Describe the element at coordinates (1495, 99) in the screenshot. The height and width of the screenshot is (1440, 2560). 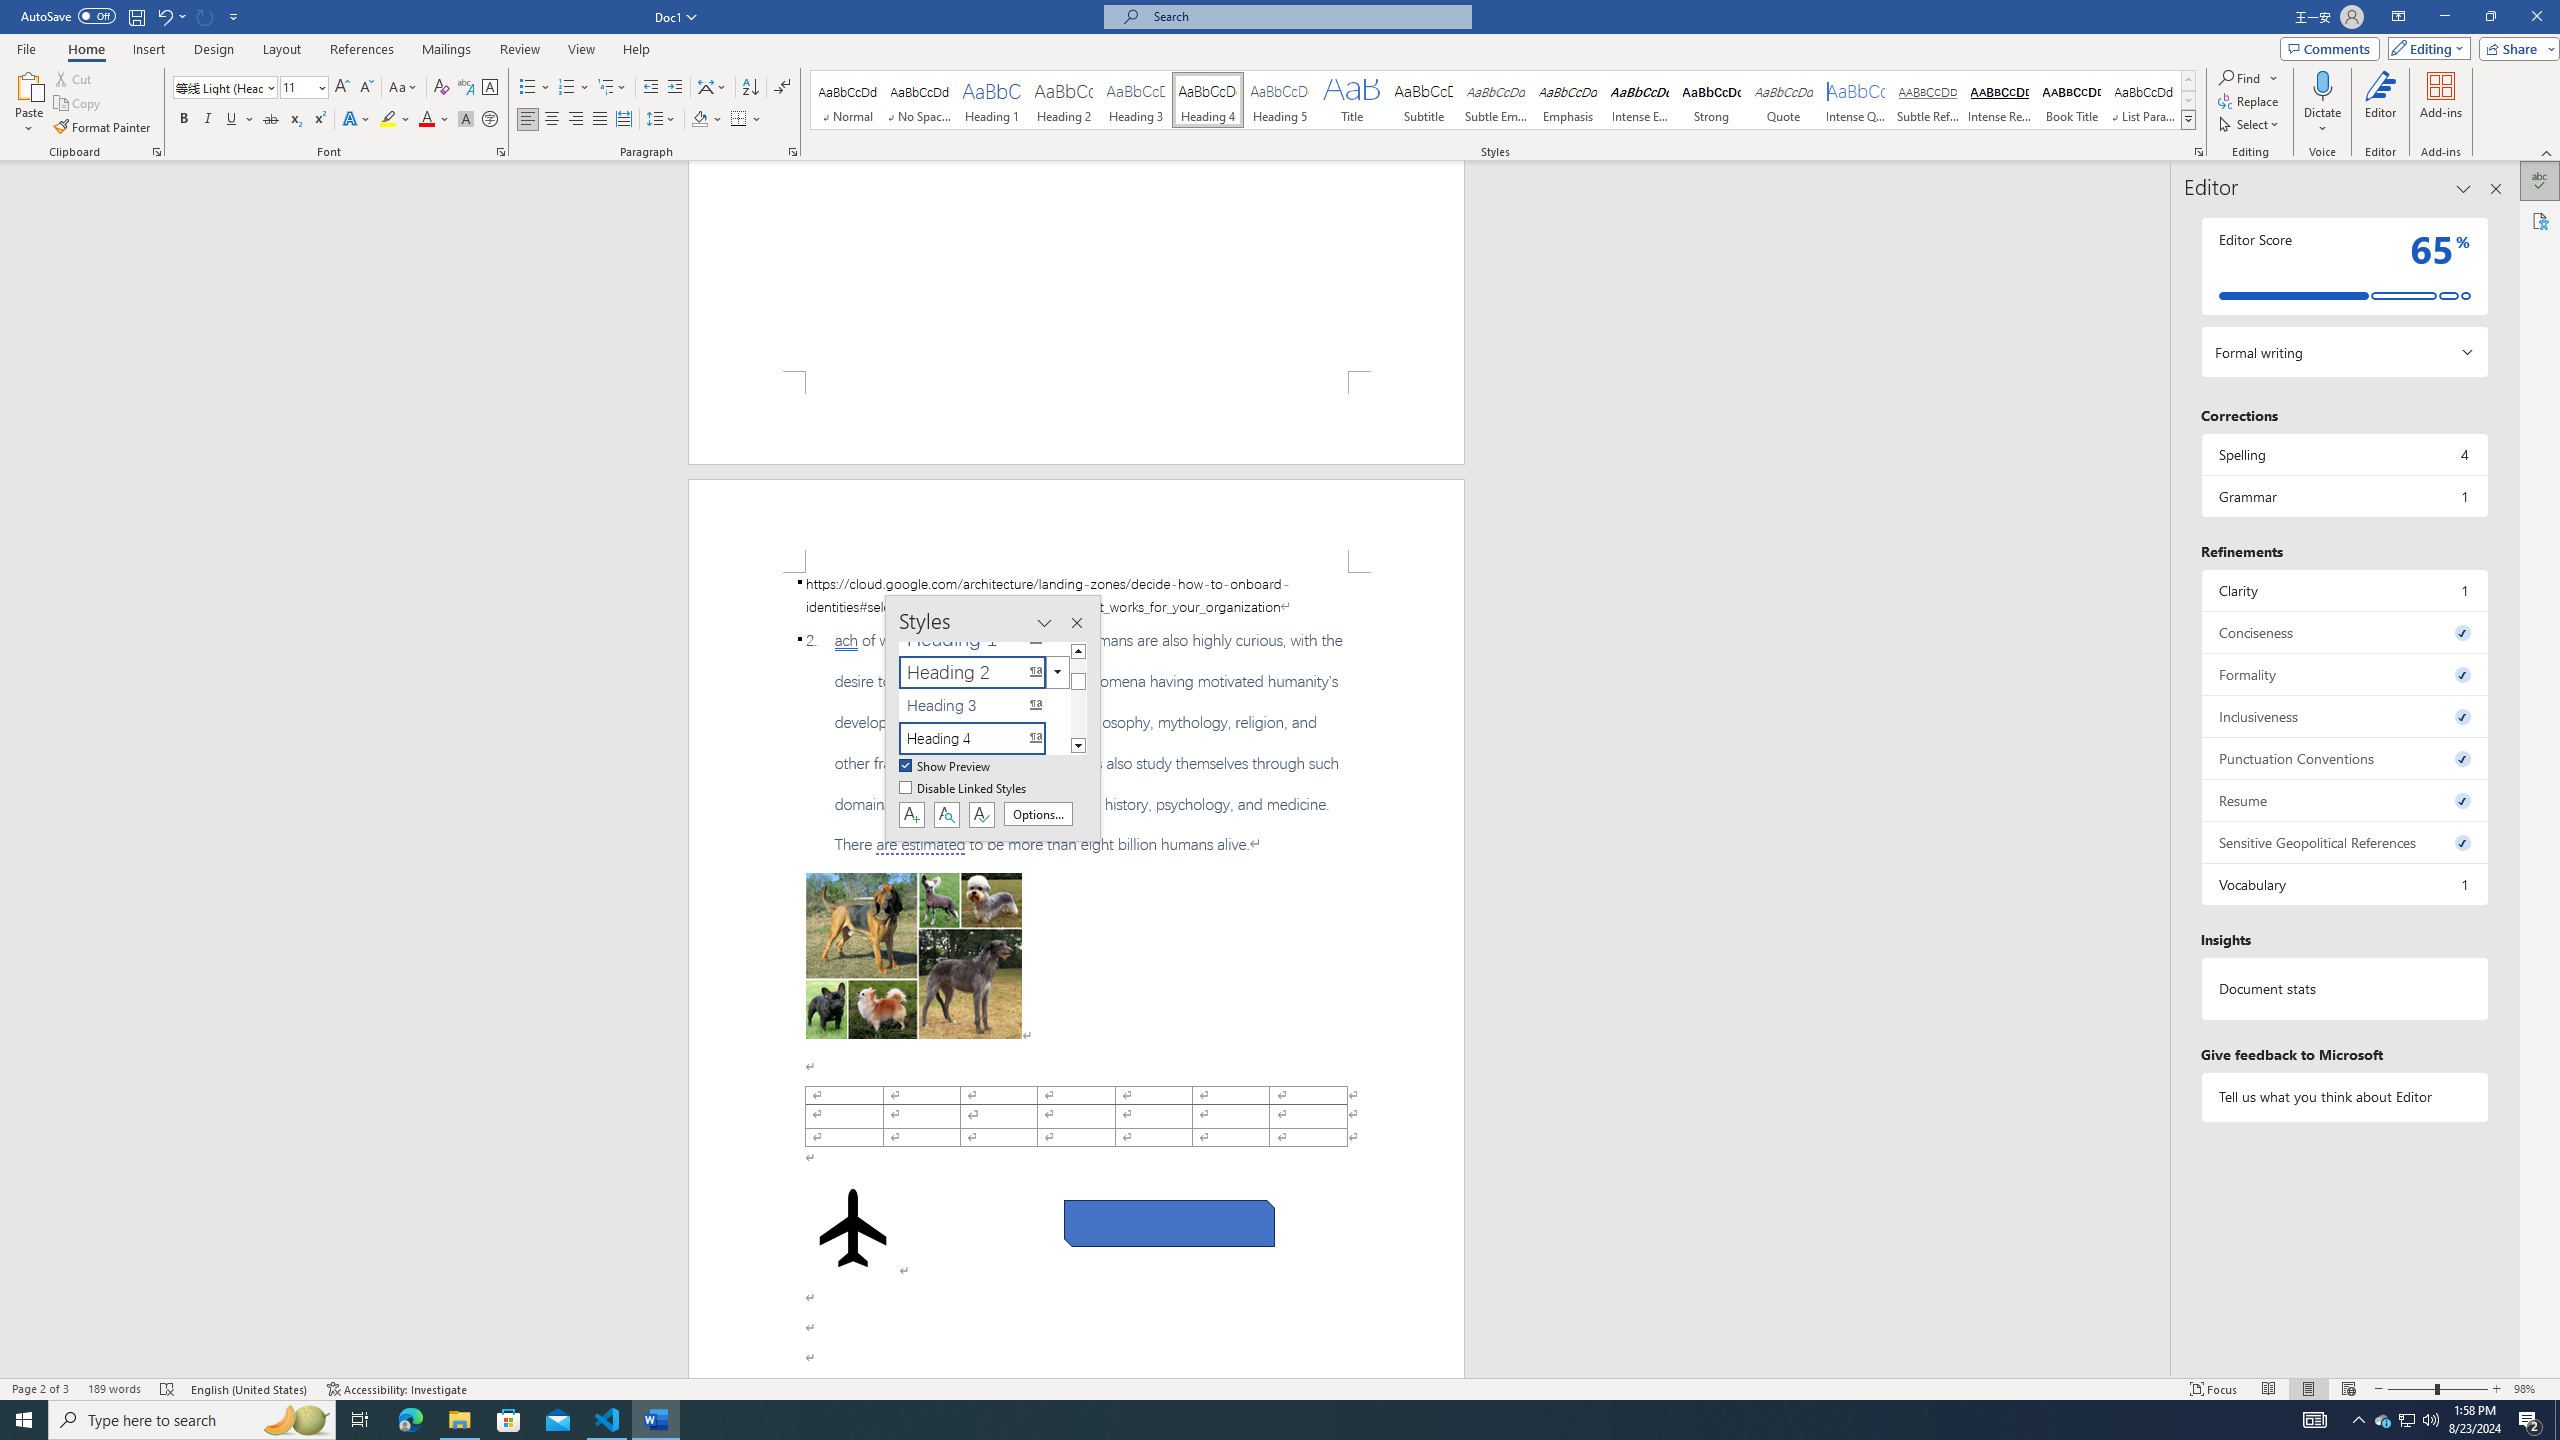
I see `'Subtle Emphasis'` at that location.